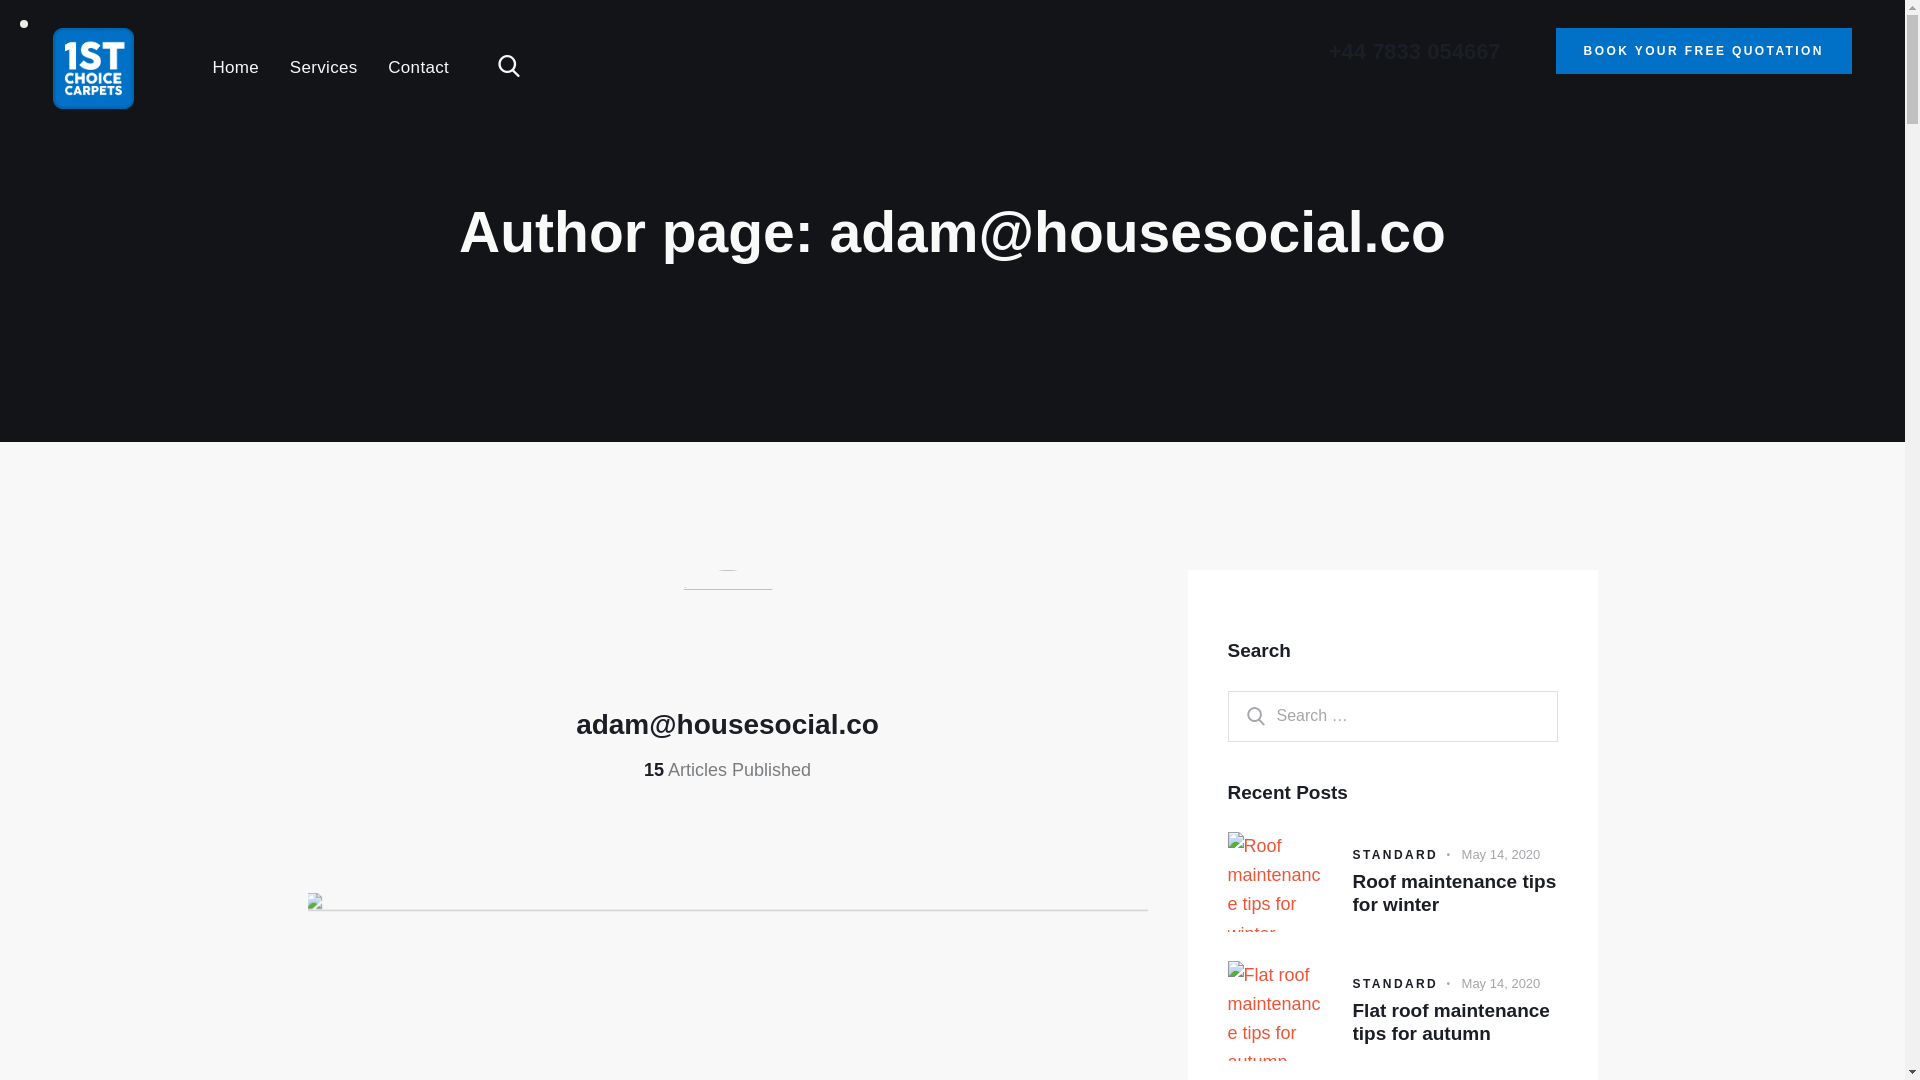 The width and height of the screenshot is (1920, 1080). Describe the element at coordinates (1394, 982) in the screenshot. I see `'STANDARD'` at that location.